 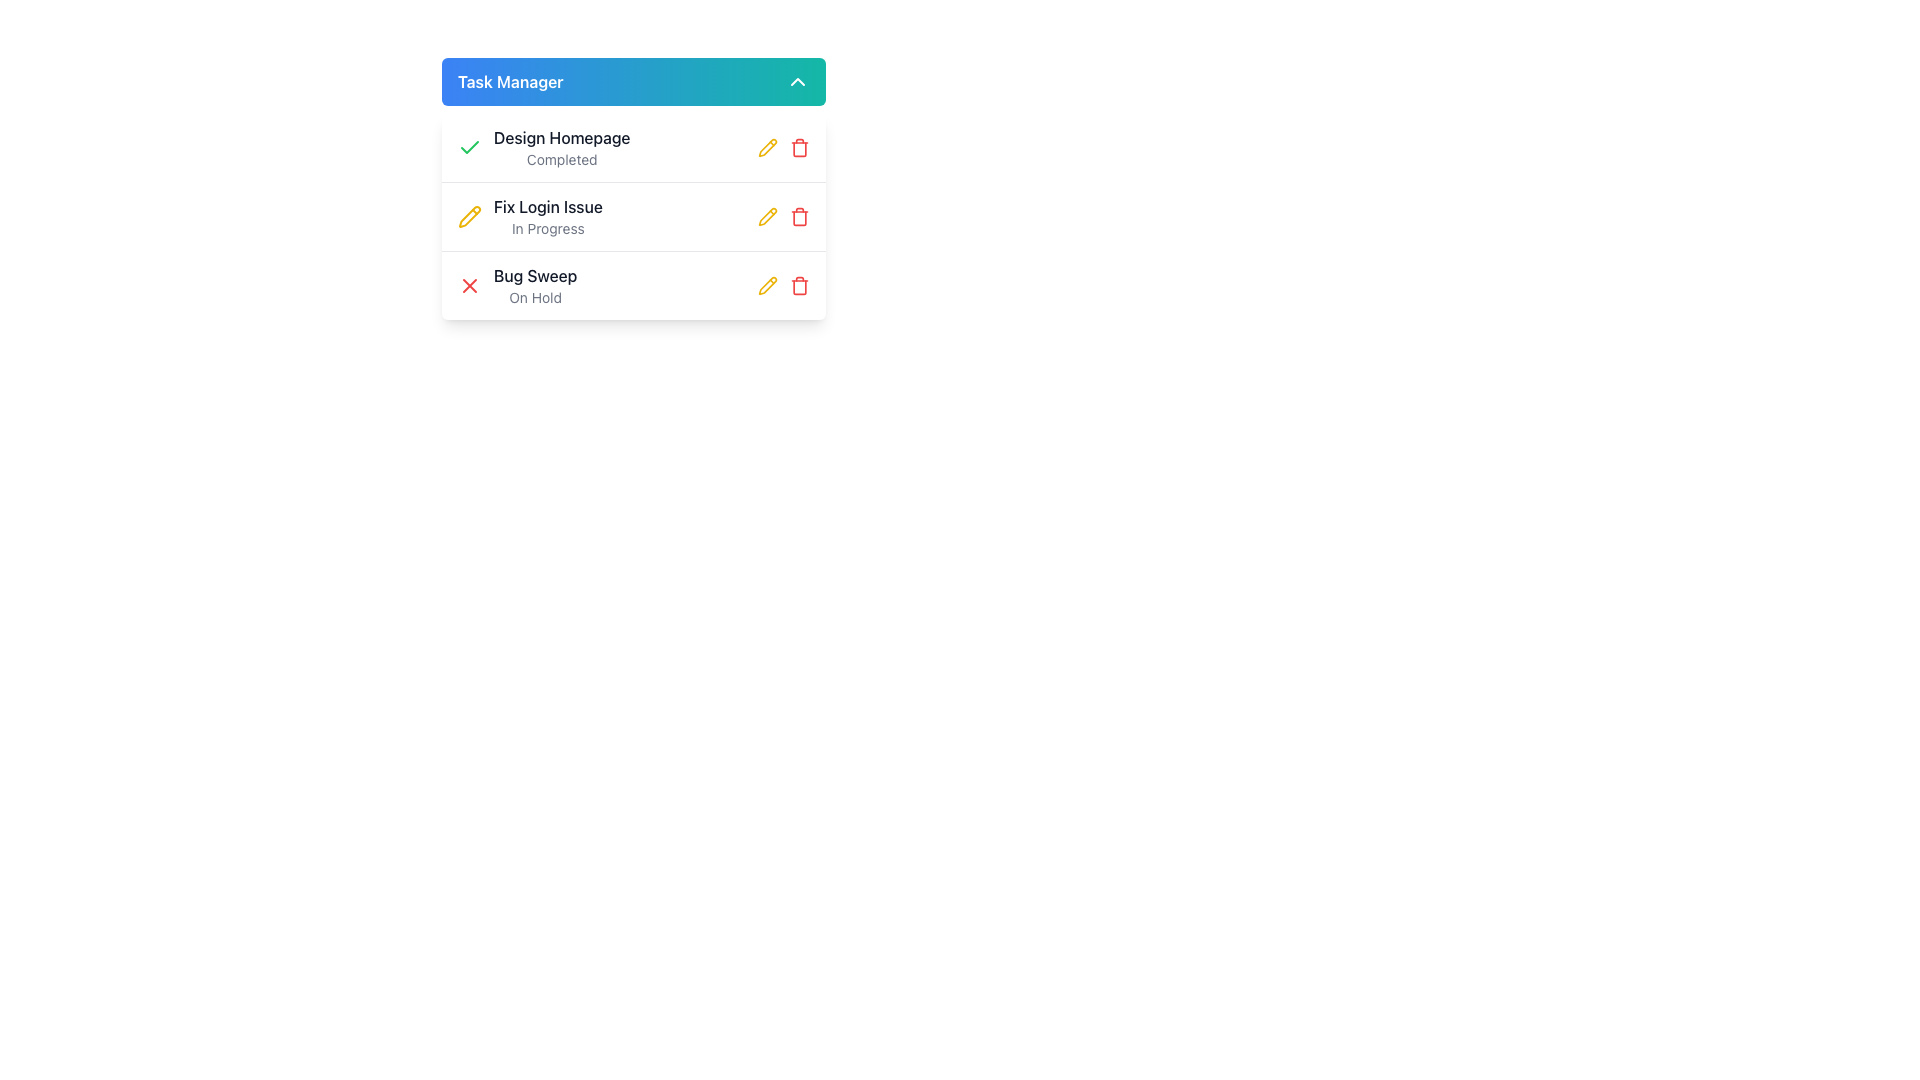 What do you see at coordinates (767, 145) in the screenshot?
I see `the yellow pencil icon located next to the task 'Fix Login Issue' to trigger a tooltip or visual feedback` at bounding box center [767, 145].